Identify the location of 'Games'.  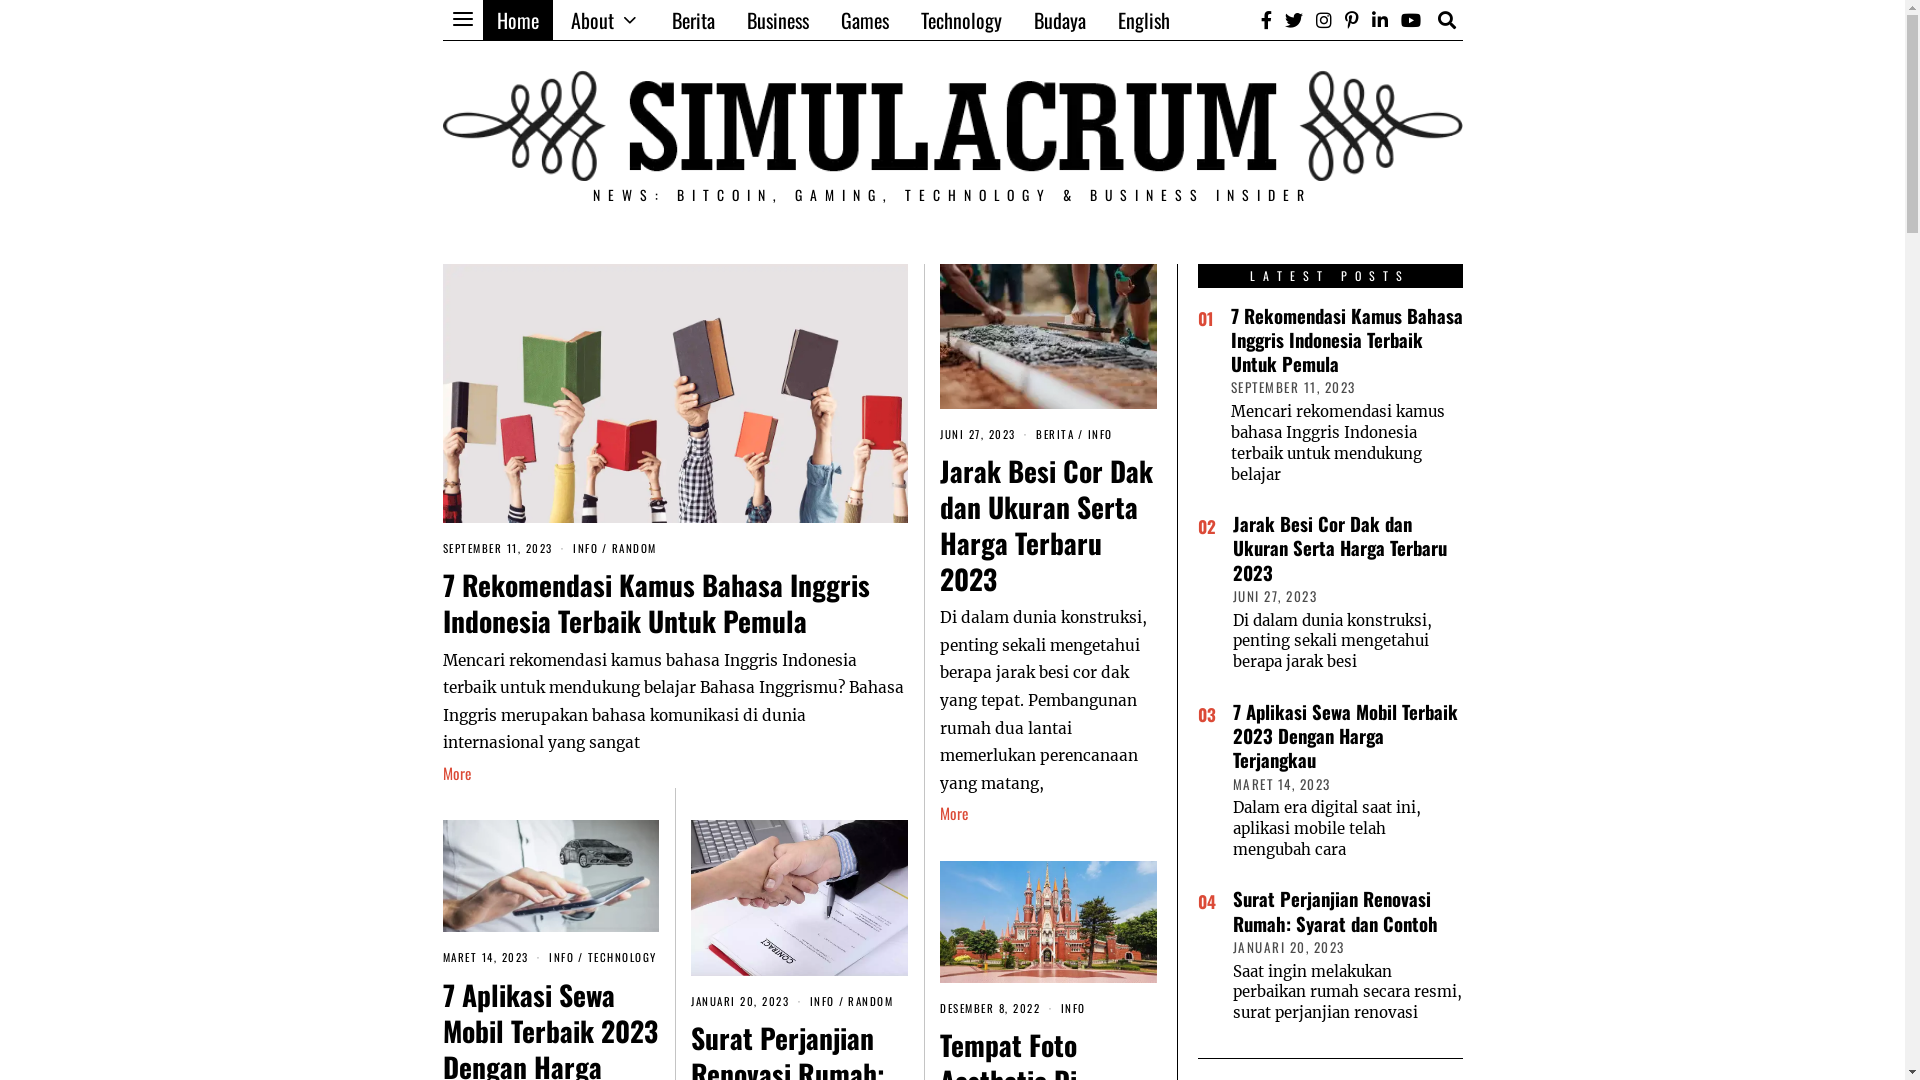
(864, 19).